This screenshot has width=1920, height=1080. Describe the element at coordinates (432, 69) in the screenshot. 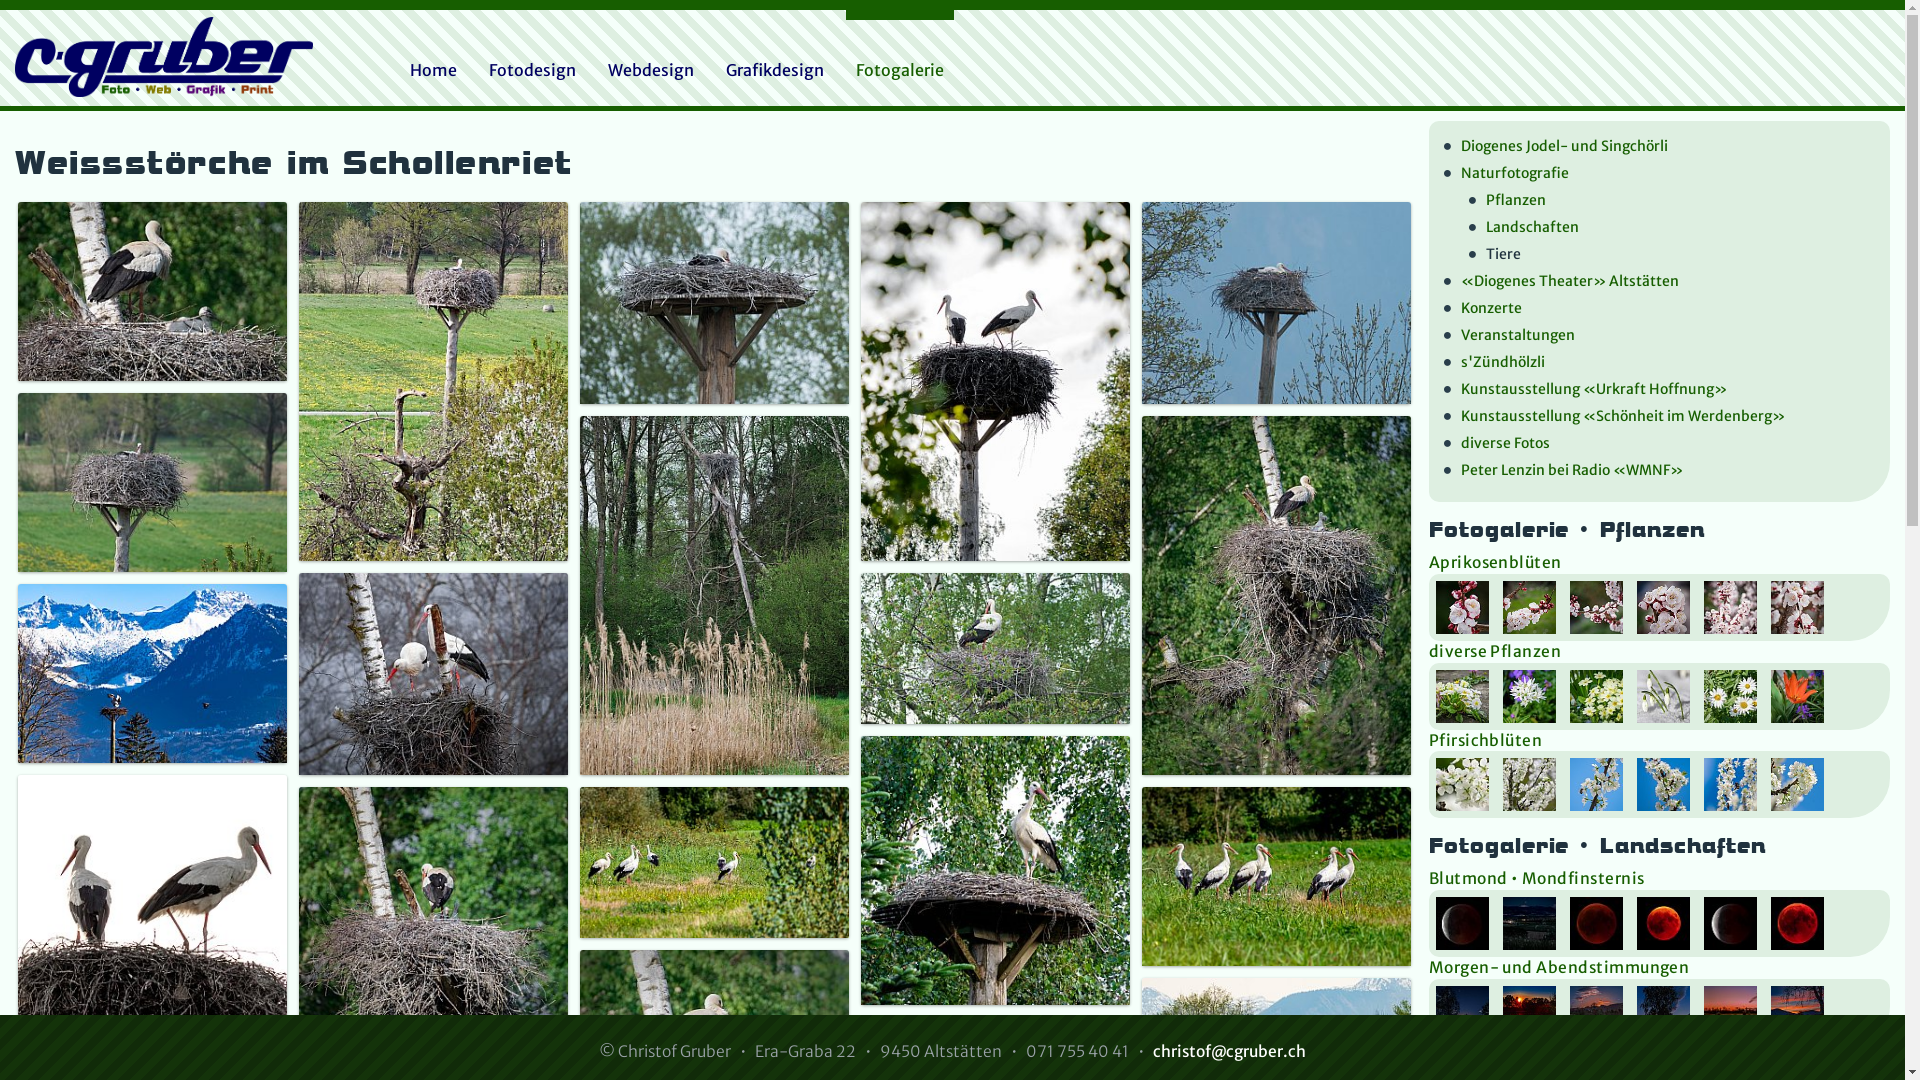

I see `'Home'` at that location.